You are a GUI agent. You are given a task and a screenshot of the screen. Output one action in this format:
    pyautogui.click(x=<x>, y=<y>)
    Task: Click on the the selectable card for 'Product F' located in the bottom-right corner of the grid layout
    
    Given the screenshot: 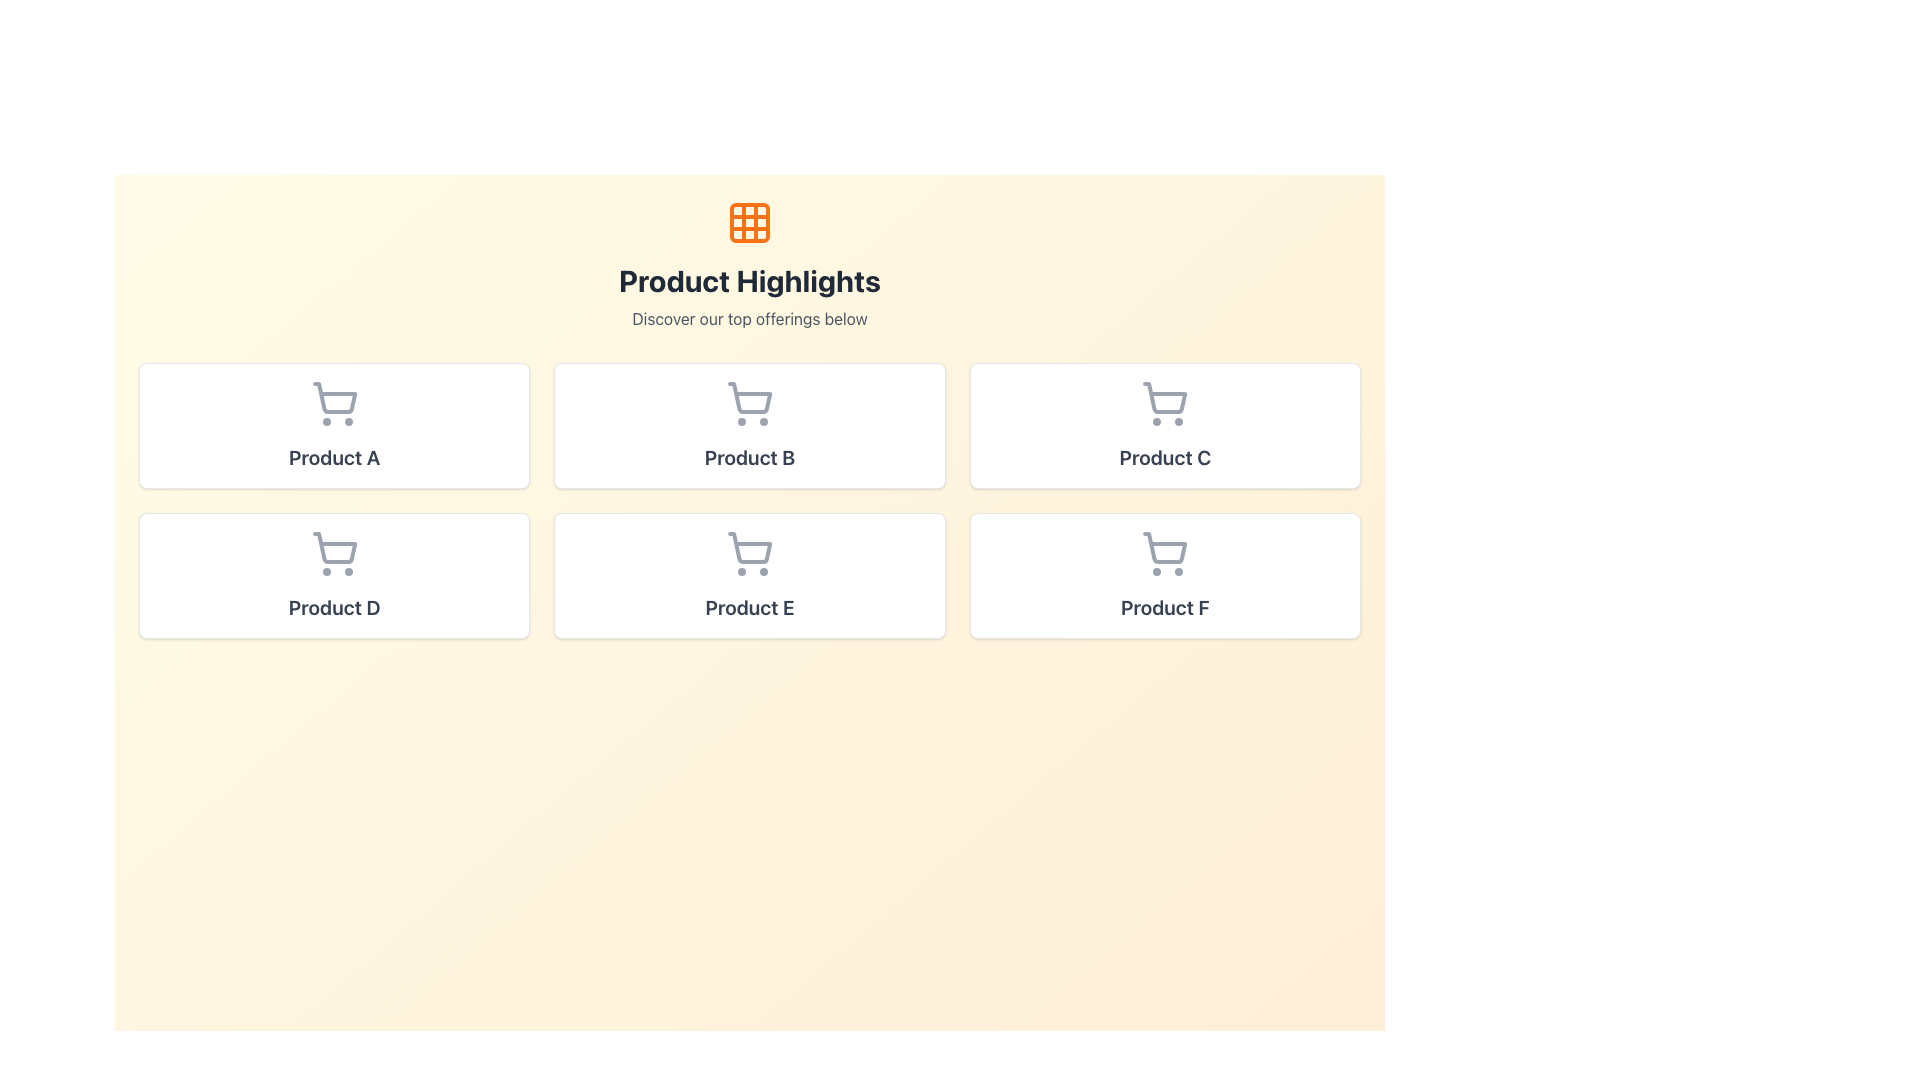 What is the action you would take?
    pyautogui.click(x=1165, y=575)
    